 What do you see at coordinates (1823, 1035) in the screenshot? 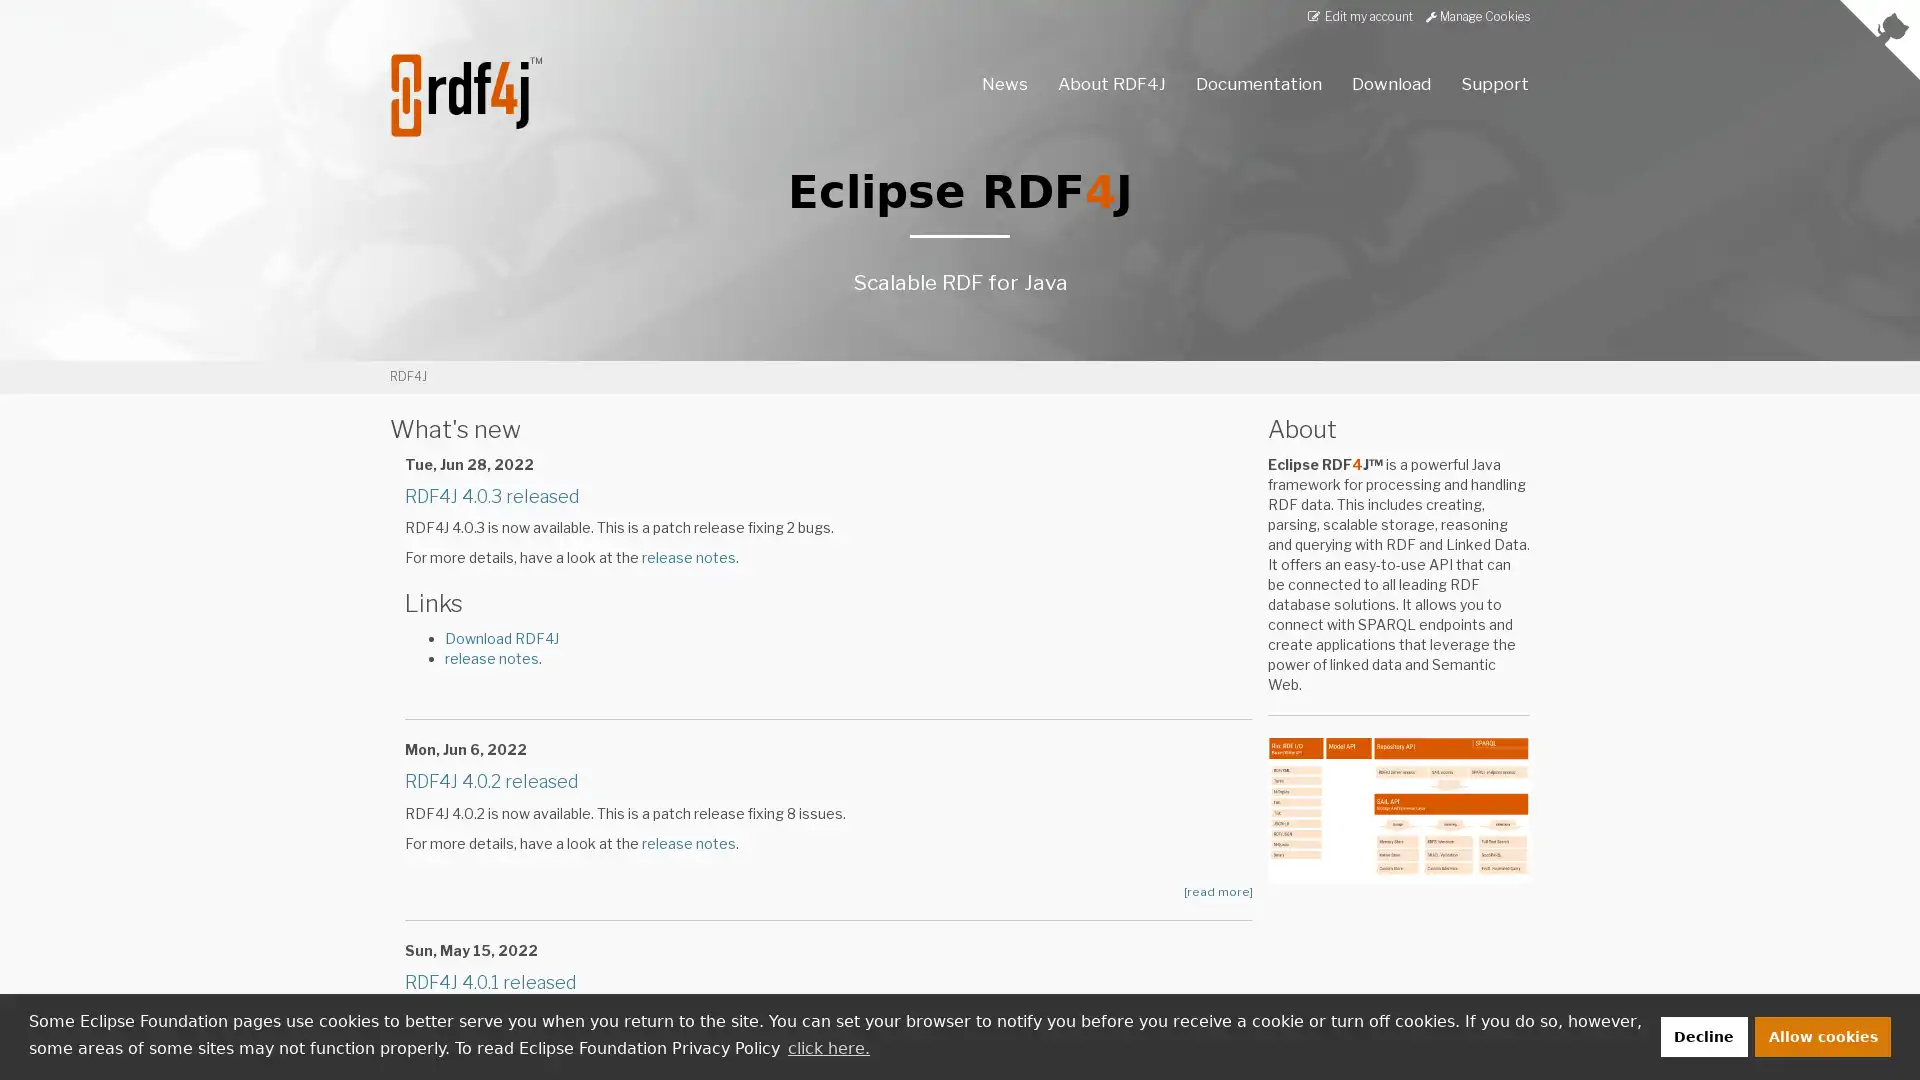
I see `allow cookies` at bounding box center [1823, 1035].